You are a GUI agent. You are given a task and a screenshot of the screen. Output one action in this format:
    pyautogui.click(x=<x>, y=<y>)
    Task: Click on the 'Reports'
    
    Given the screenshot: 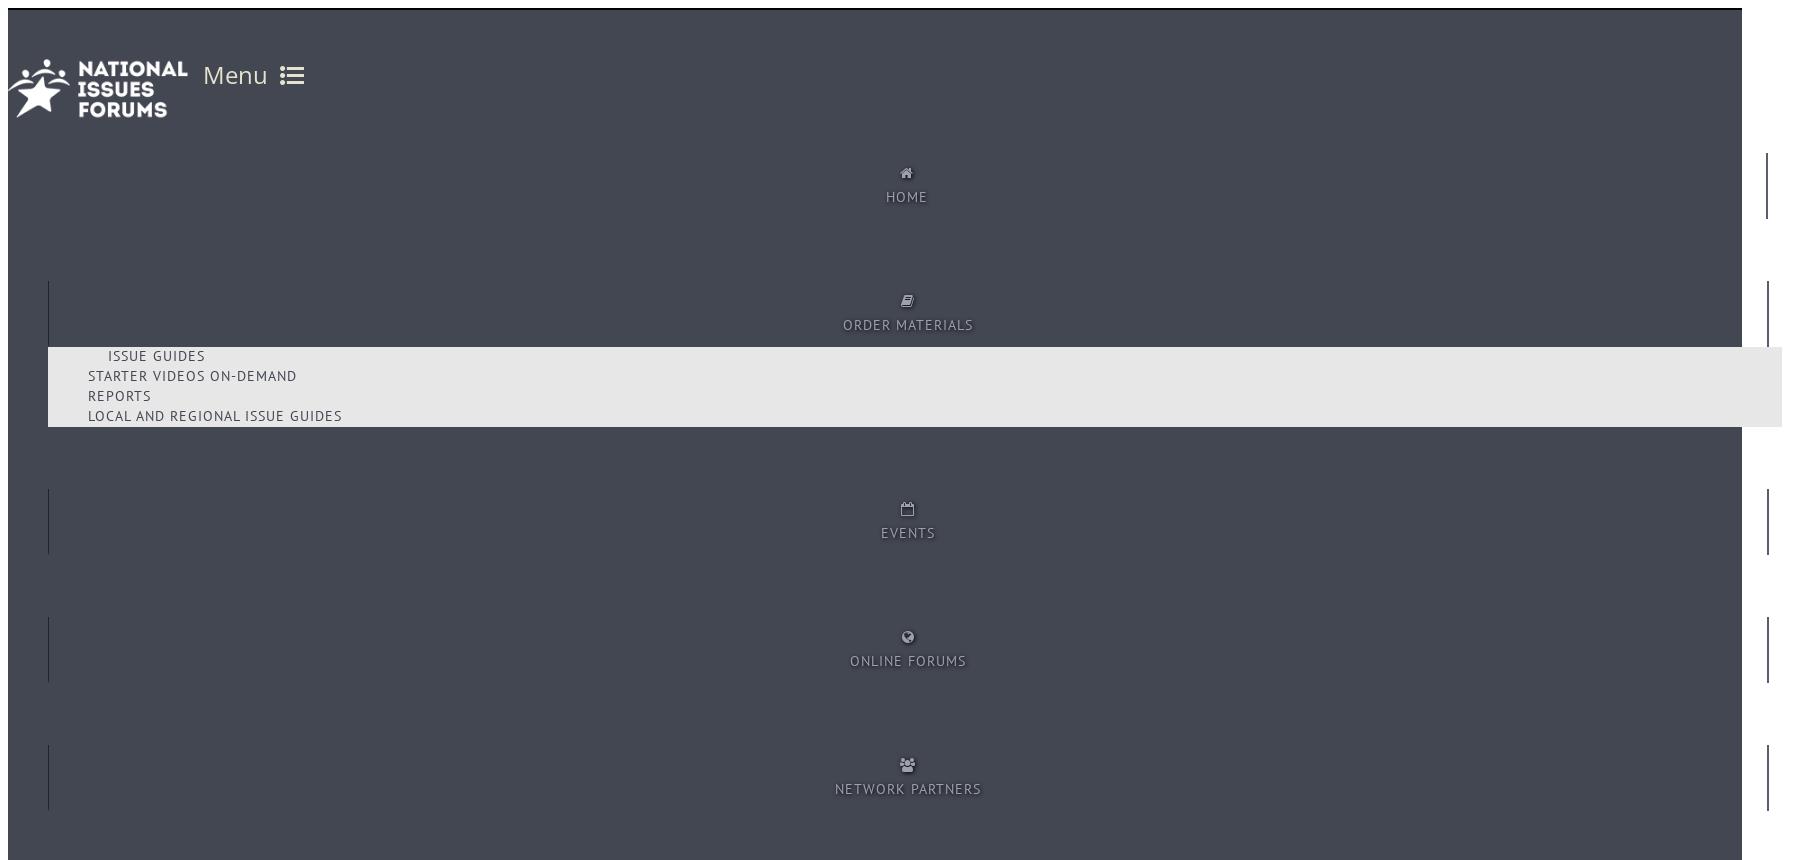 What is the action you would take?
    pyautogui.click(x=119, y=395)
    